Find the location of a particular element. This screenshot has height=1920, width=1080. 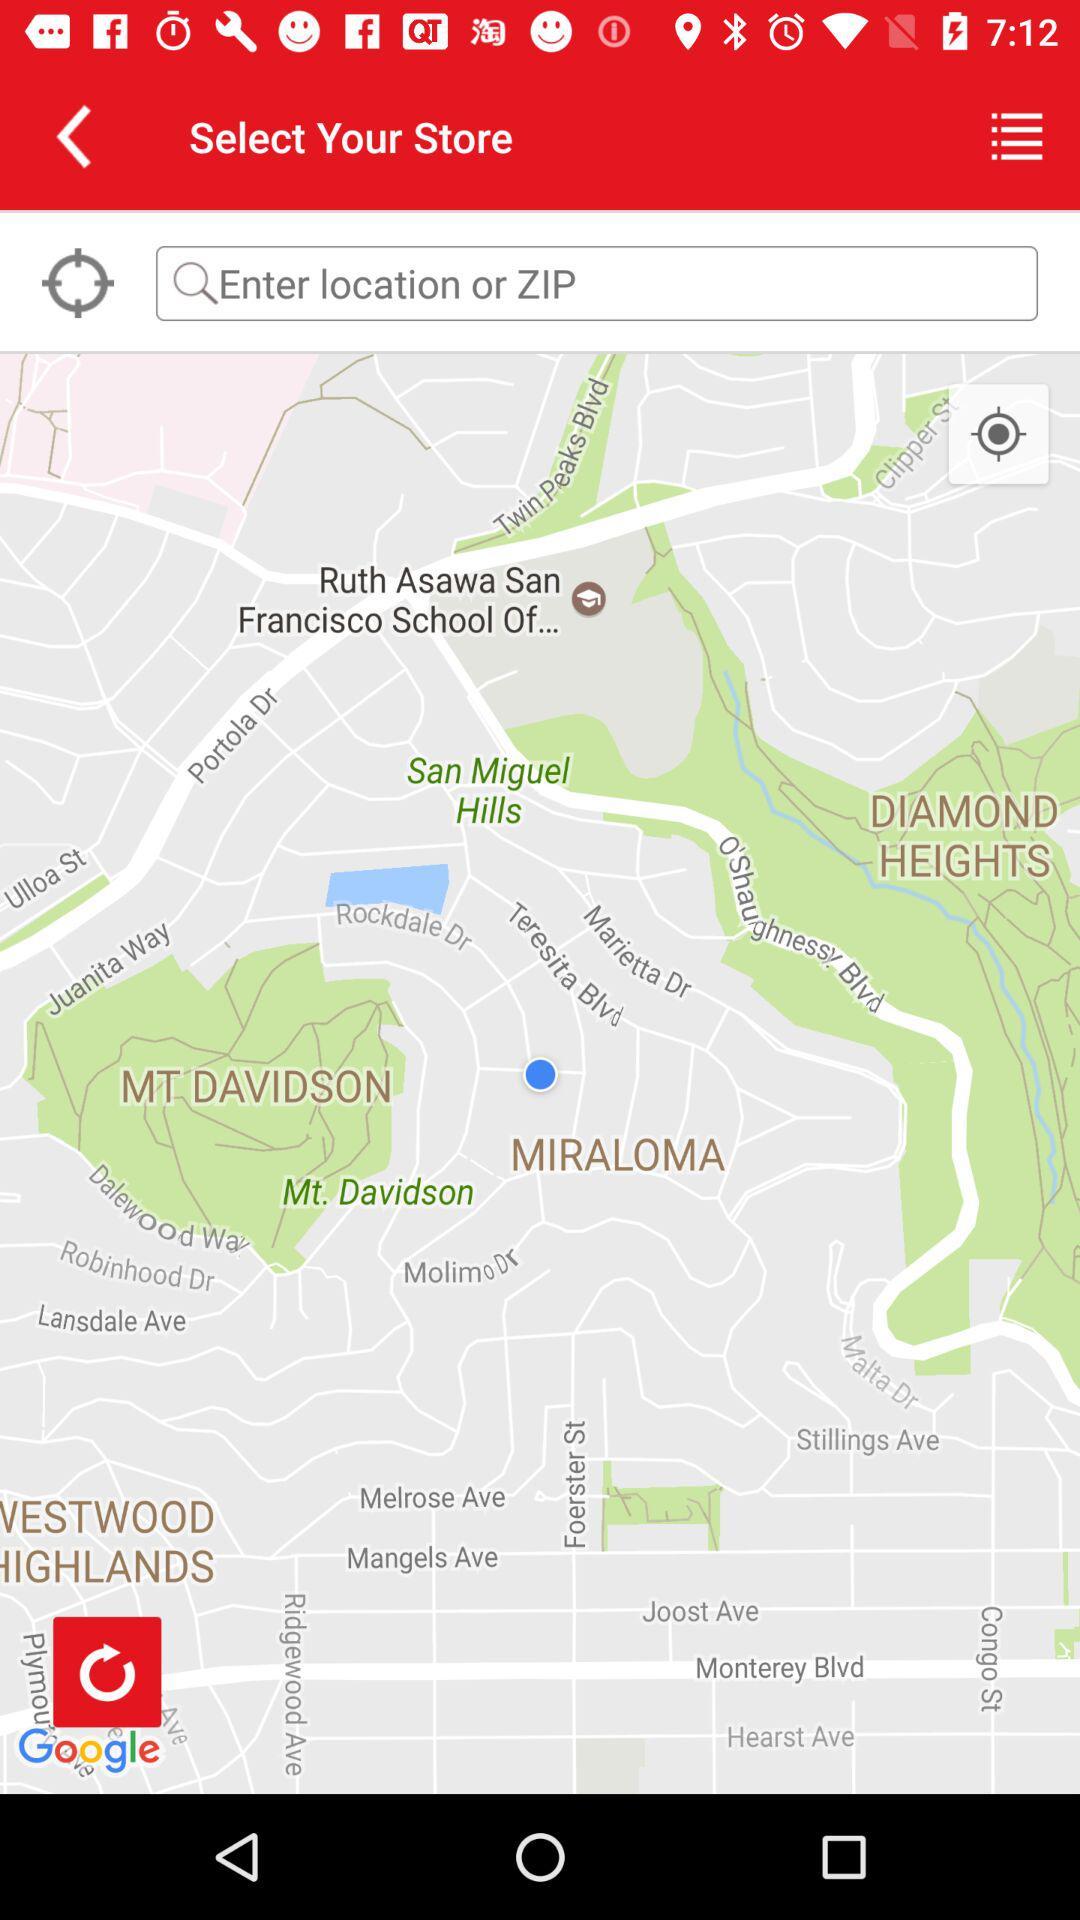

item next to the select your store icon is located at coordinates (1017, 135).